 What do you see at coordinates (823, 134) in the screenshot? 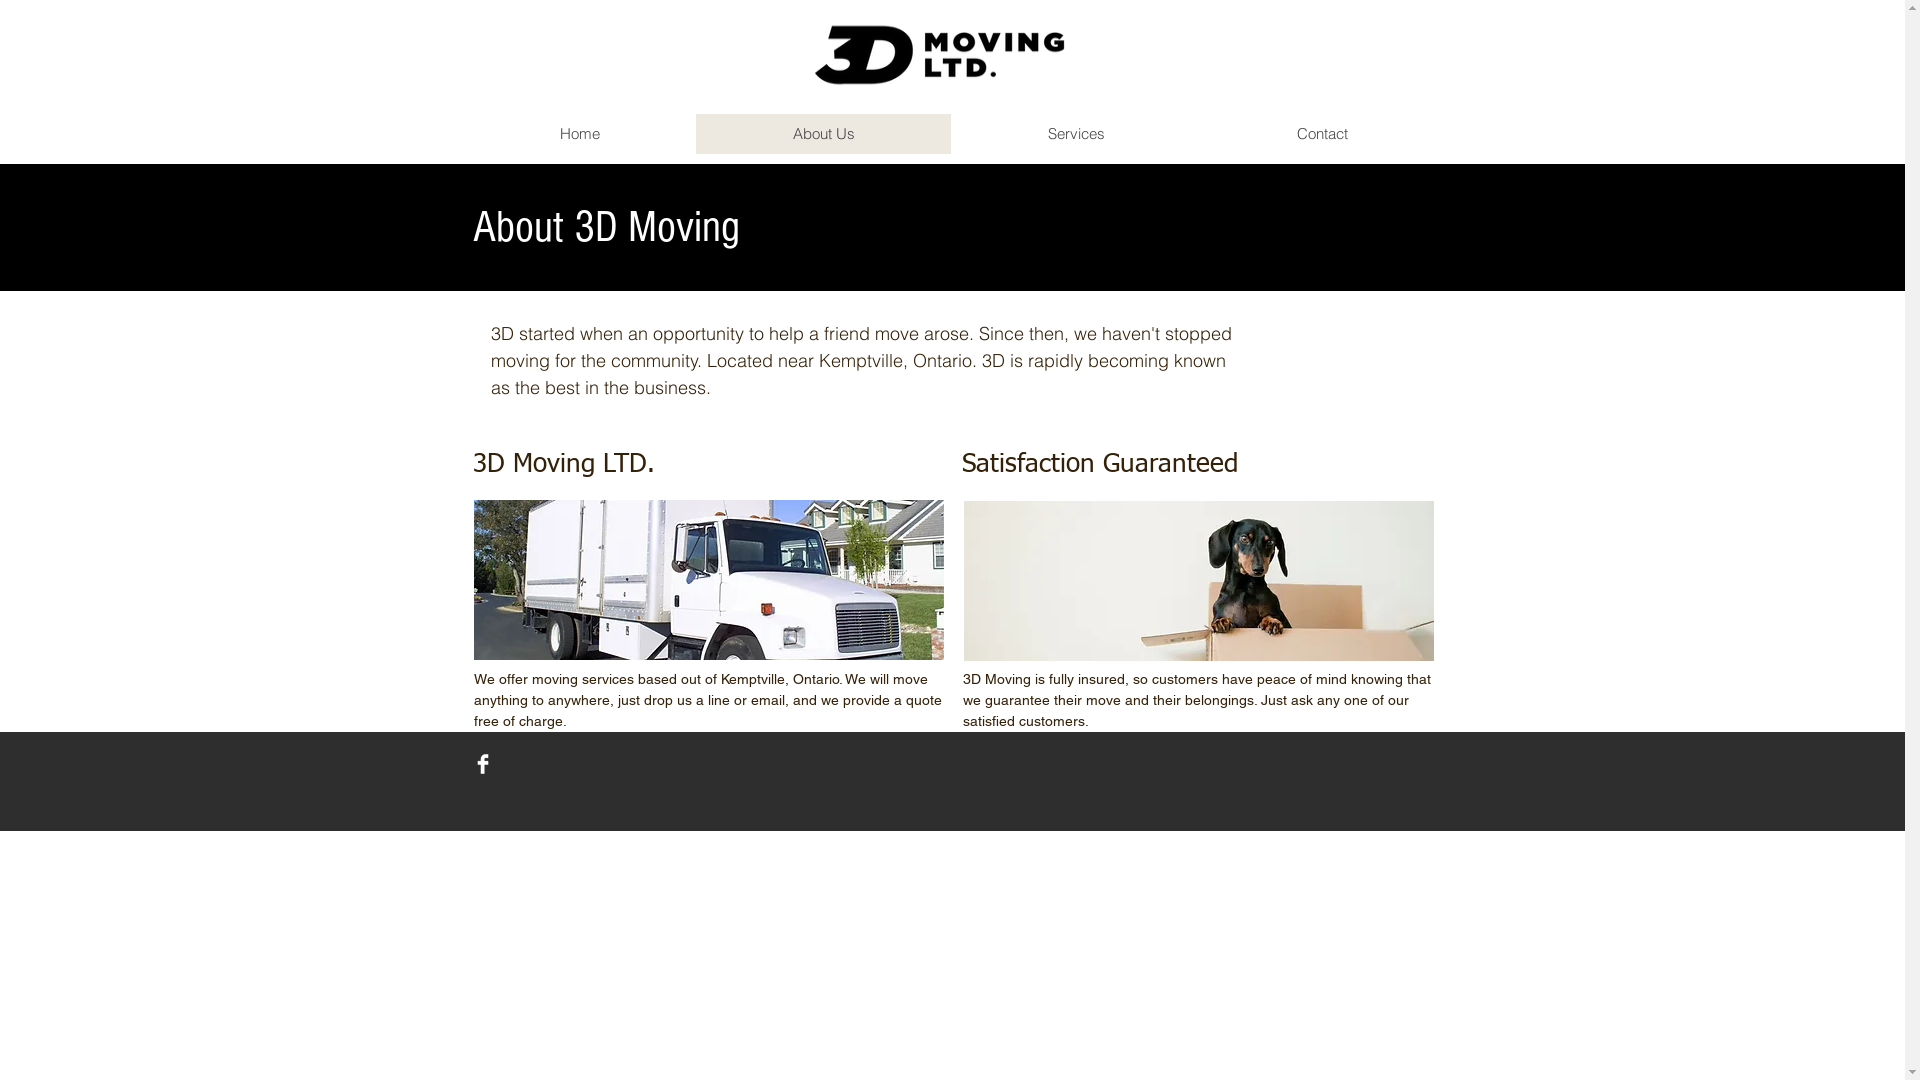
I see `'About Us'` at bounding box center [823, 134].